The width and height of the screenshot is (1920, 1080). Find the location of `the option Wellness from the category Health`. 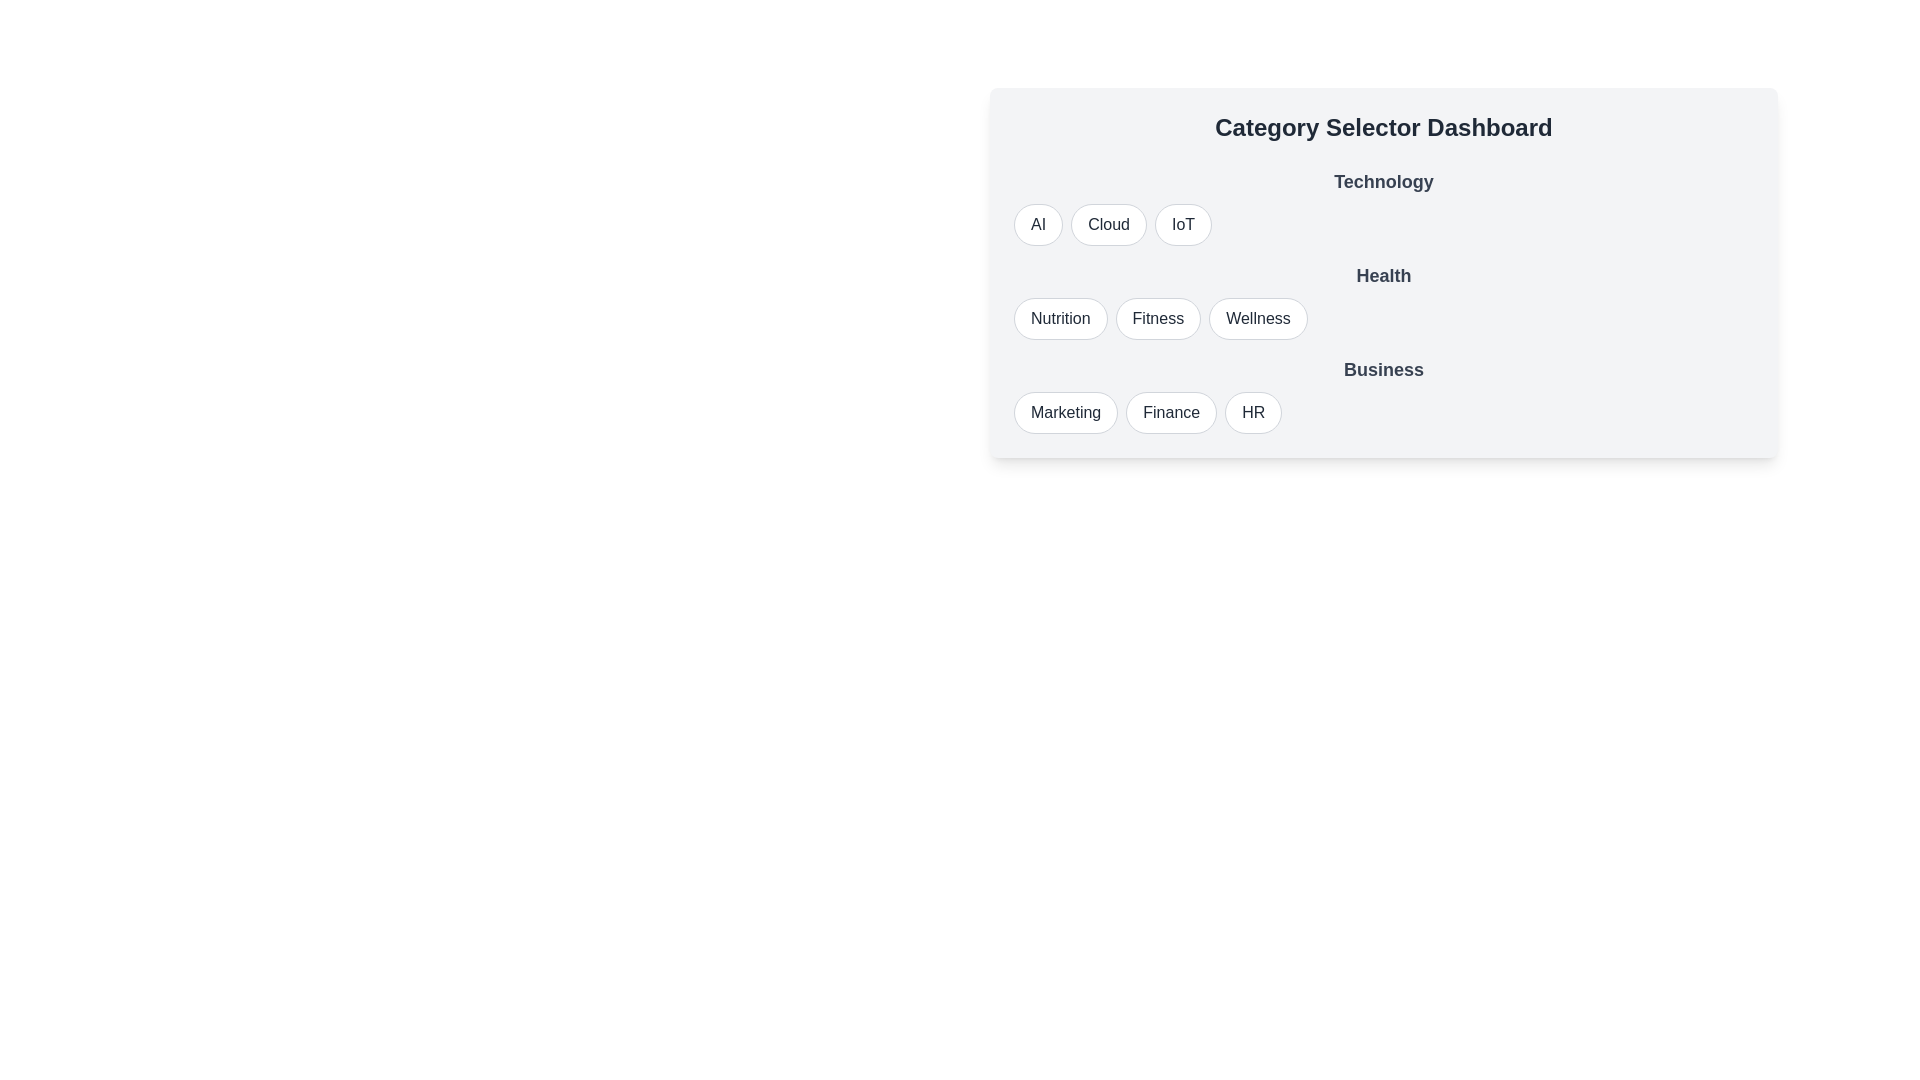

the option Wellness from the category Health is located at coordinates (1257, 318).